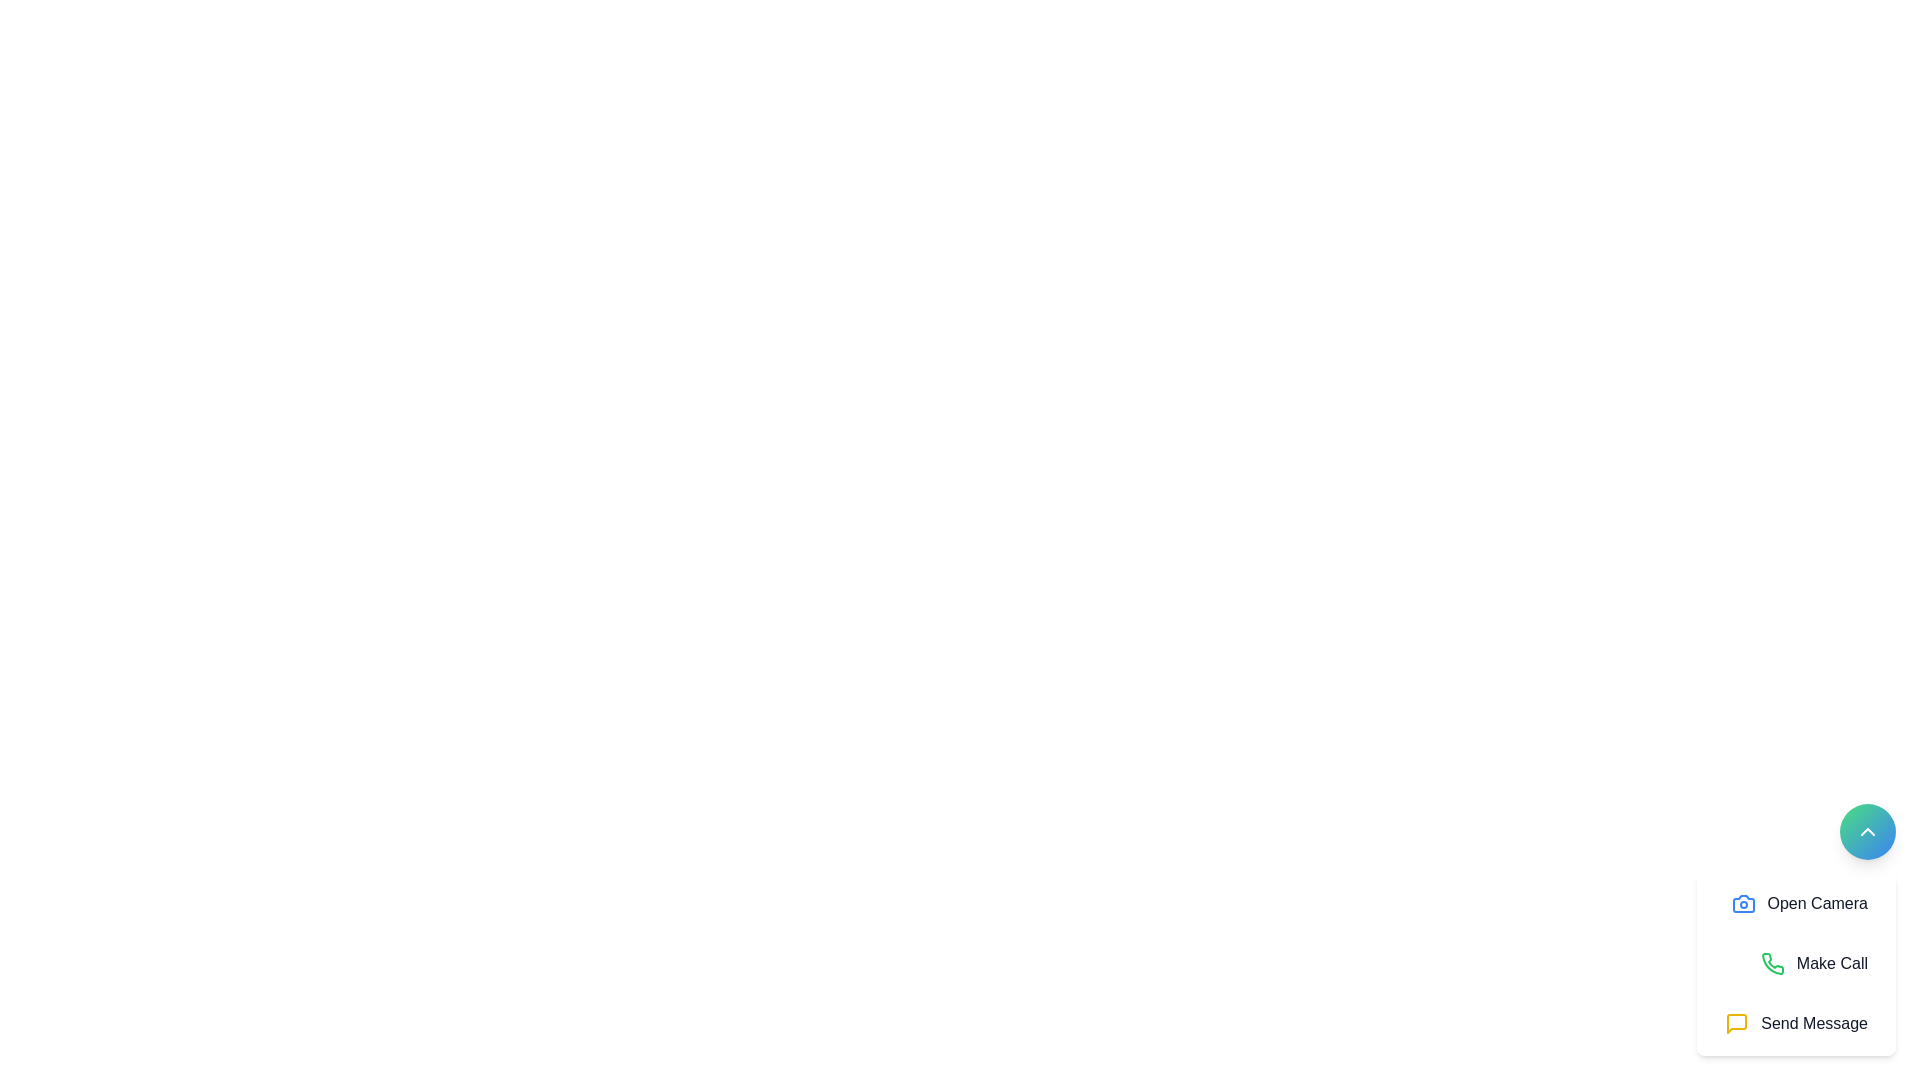  Describe the element at coordinates (1772, 963) in the screenshot. I see `the green phone icon, which is styled as an outline within a square and is located to the left of the 'Make Call' button` at that location.